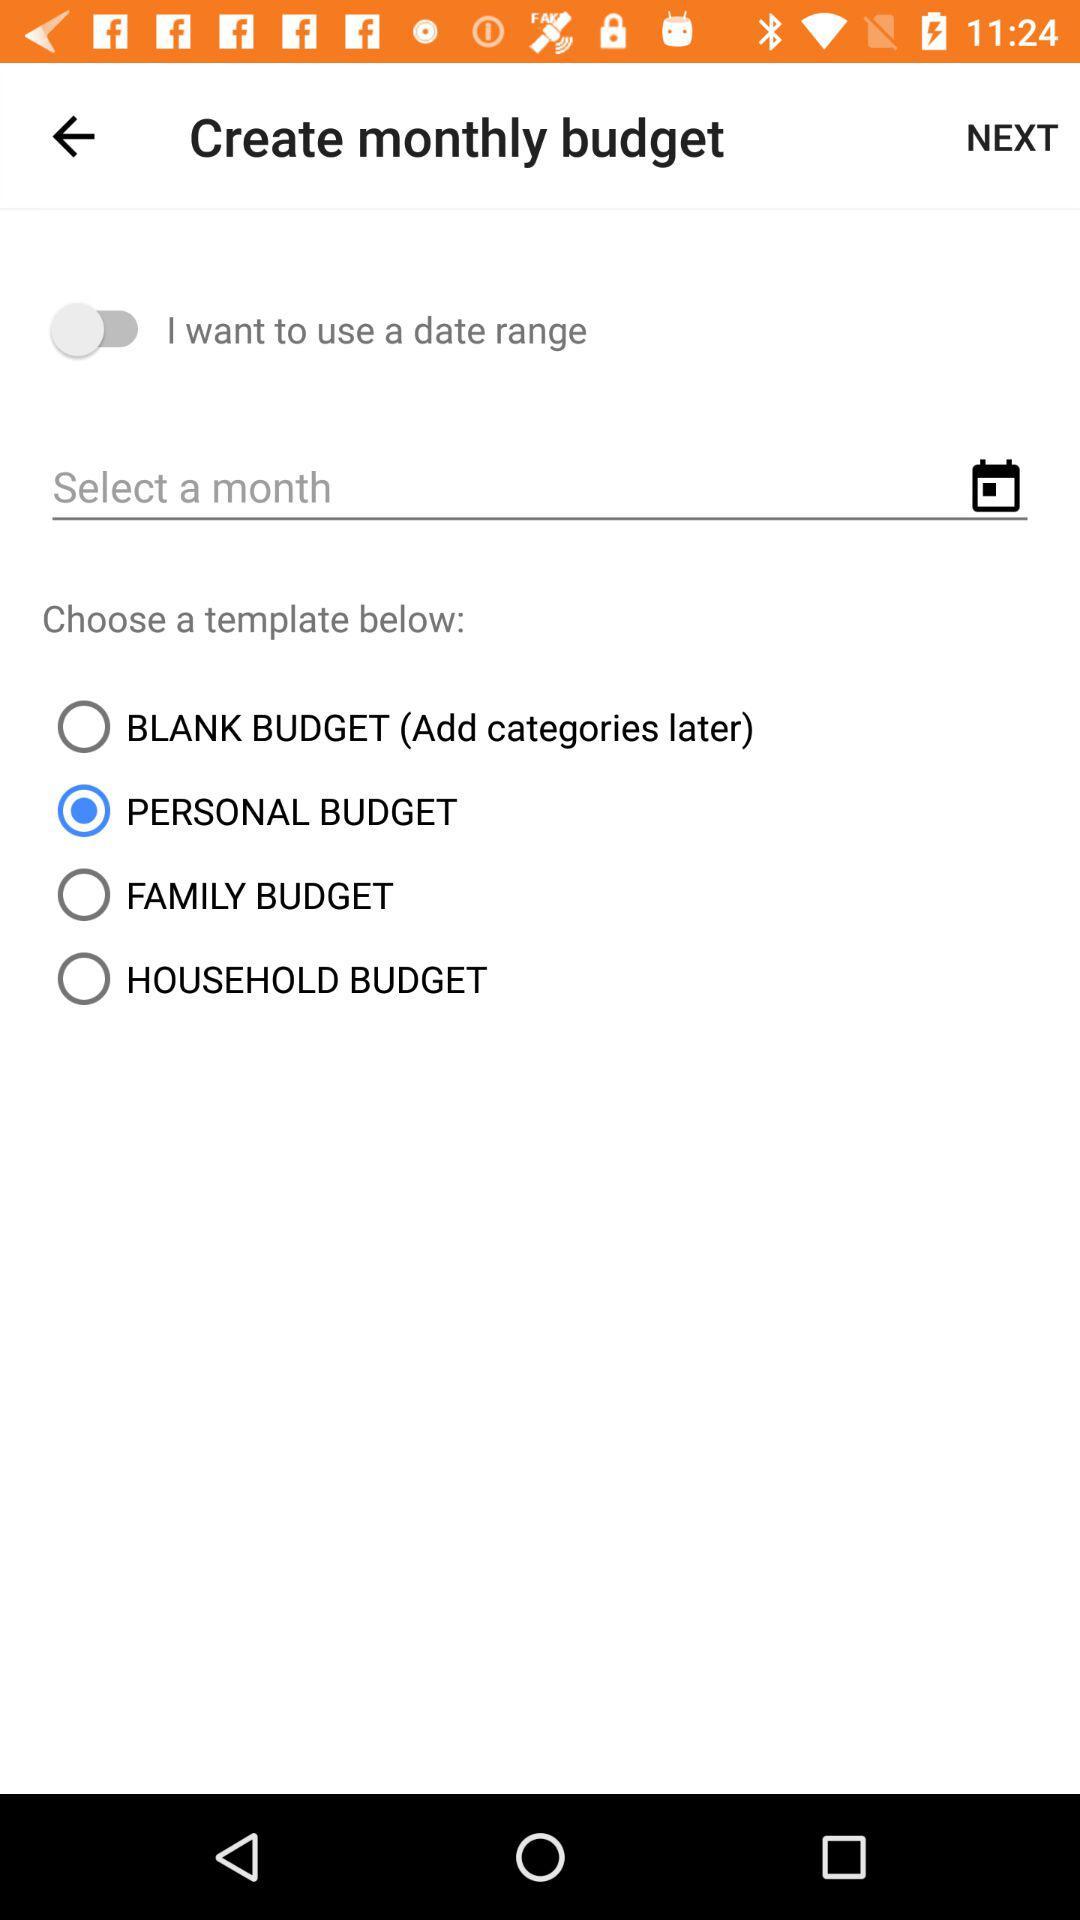 This screenshot has width=1080, height=1920. Describe the element at coordinates (398, 725) in the screenshot. I see `the icon below the choose a template` at that location.